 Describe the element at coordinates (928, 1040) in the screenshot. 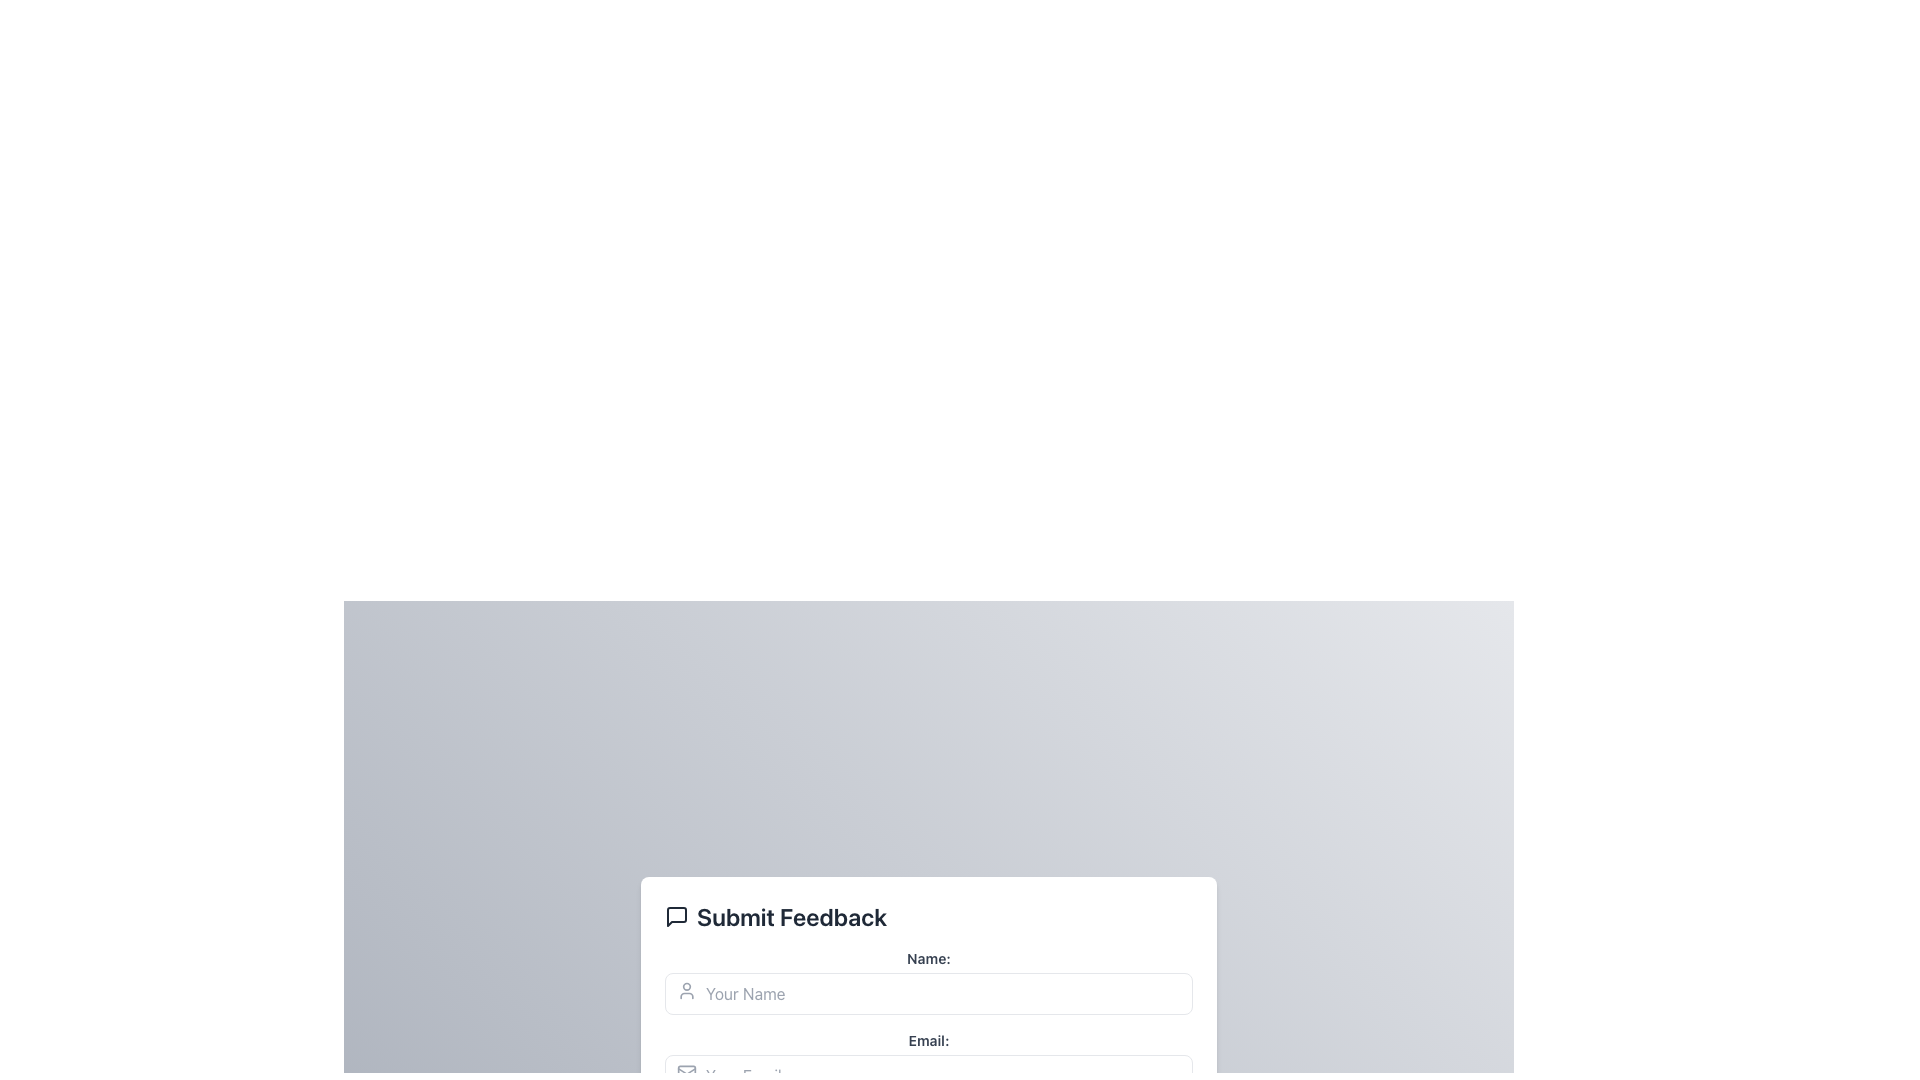

I see `label indicating the email input field under the 'Submit Feedback' section` at that location.